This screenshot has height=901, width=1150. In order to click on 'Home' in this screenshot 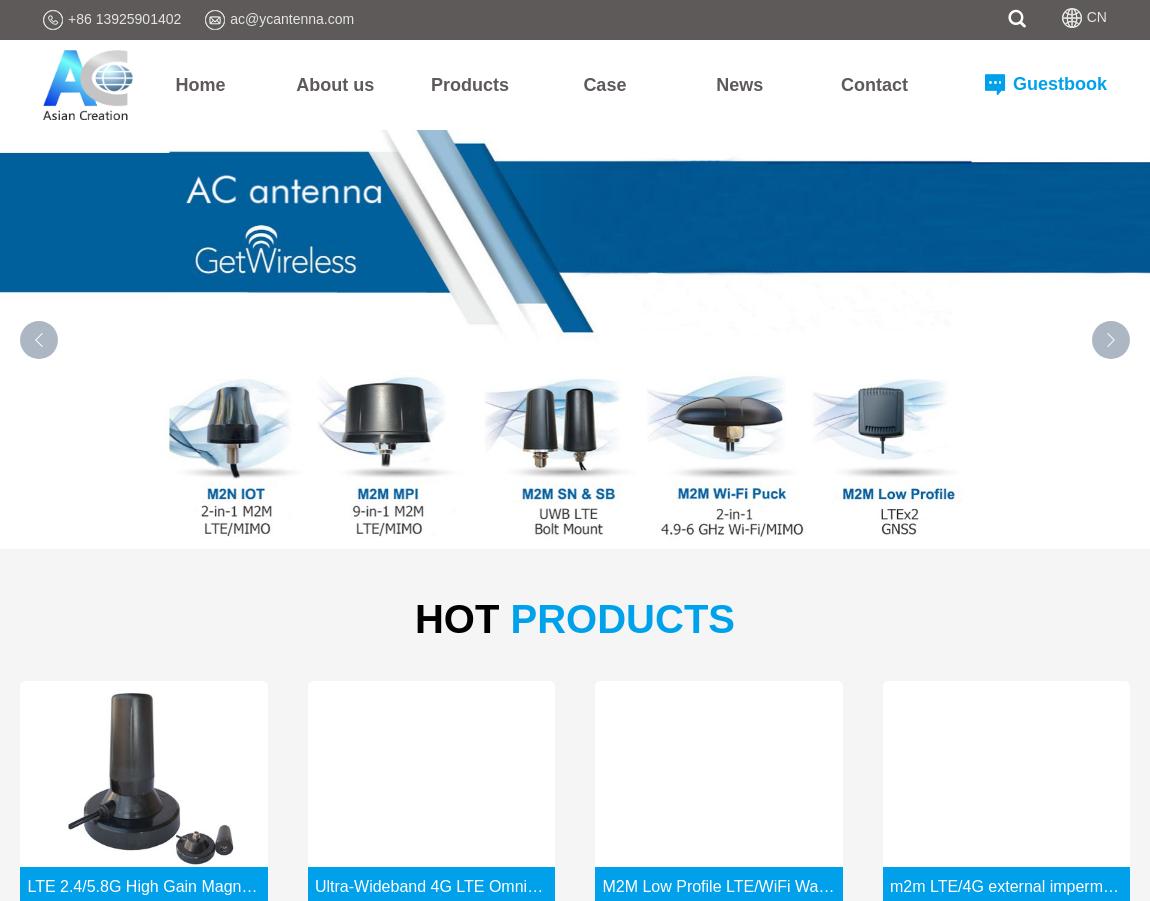, I will do `click(198, 82)`.